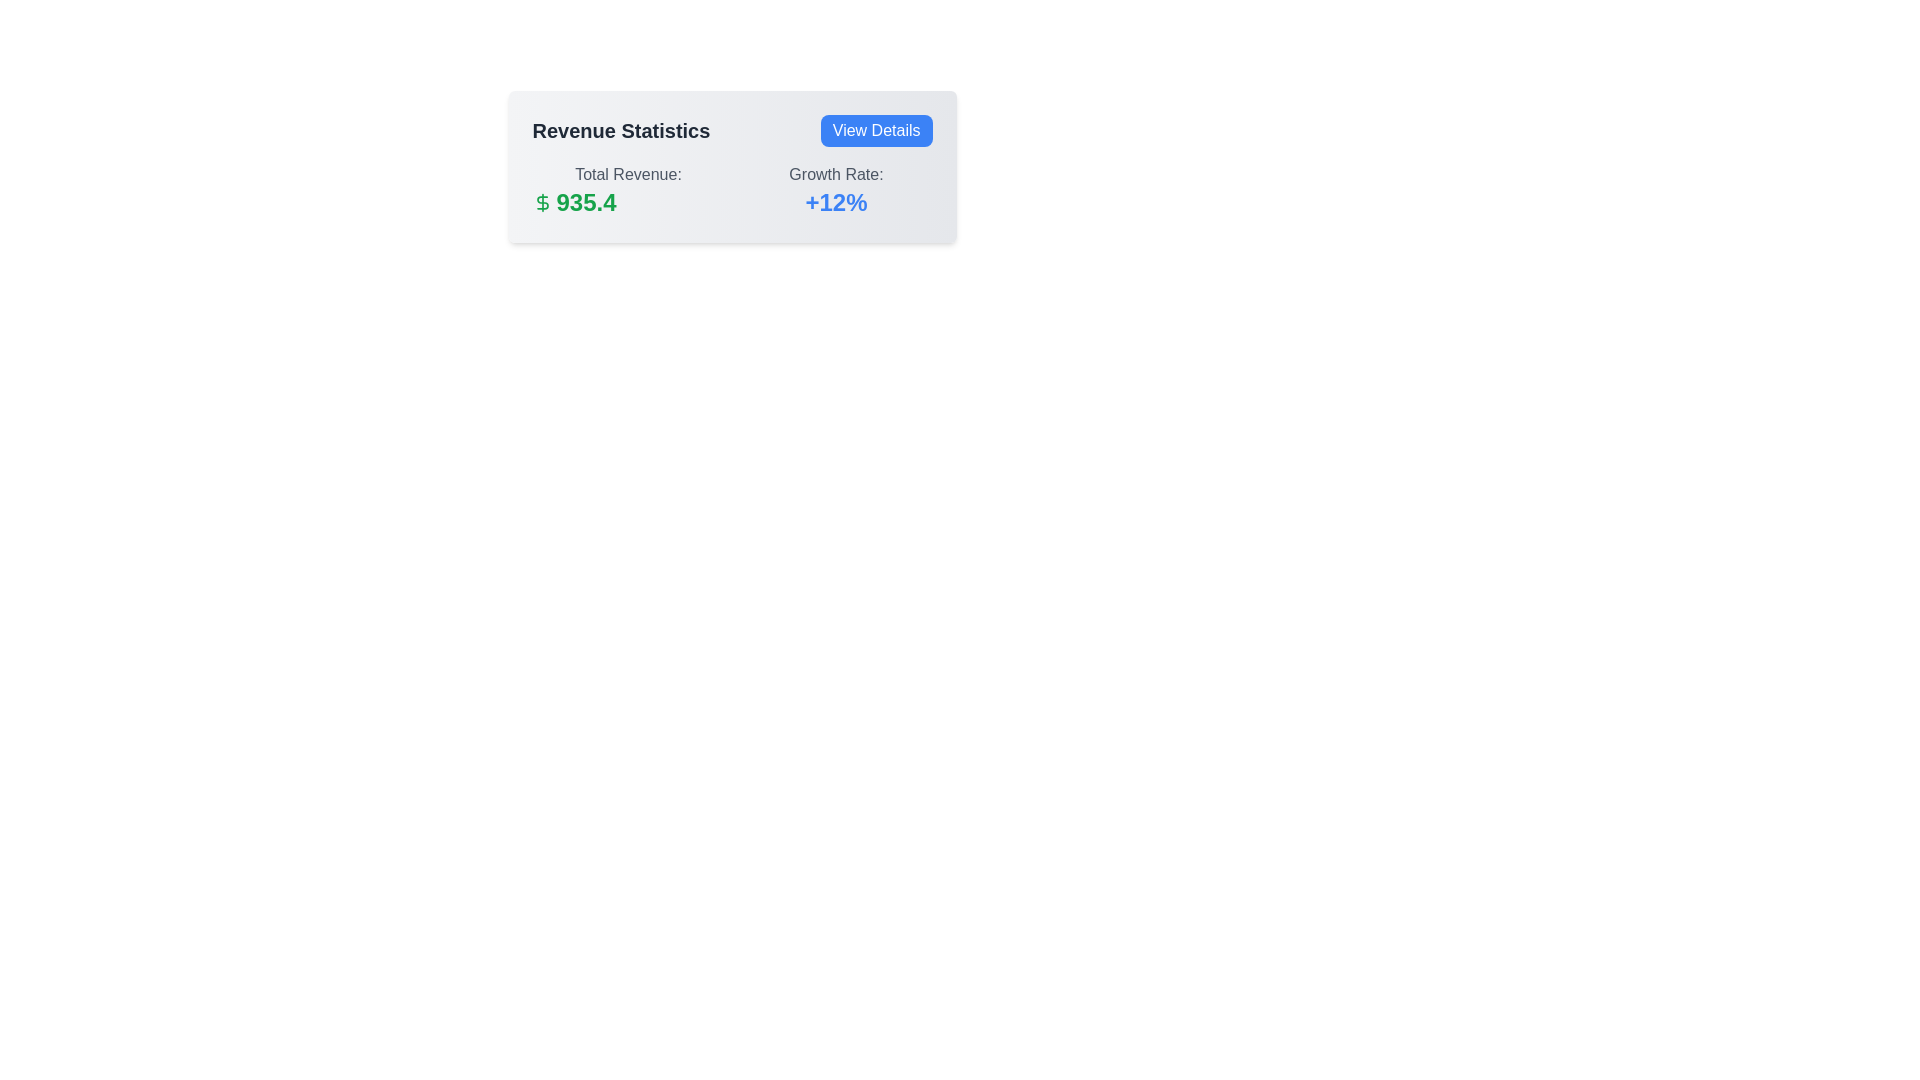 The height and width of the screenshot is (1080, 1920). What do you see at coordinates (542, 203) in the screenshot?
I see `the dollar sign SVG icon located to the left of the numeric value 935.4 in the 'Total Revenue' section of the 'Revenue Statistics' card` at bounding box center [542, 203].